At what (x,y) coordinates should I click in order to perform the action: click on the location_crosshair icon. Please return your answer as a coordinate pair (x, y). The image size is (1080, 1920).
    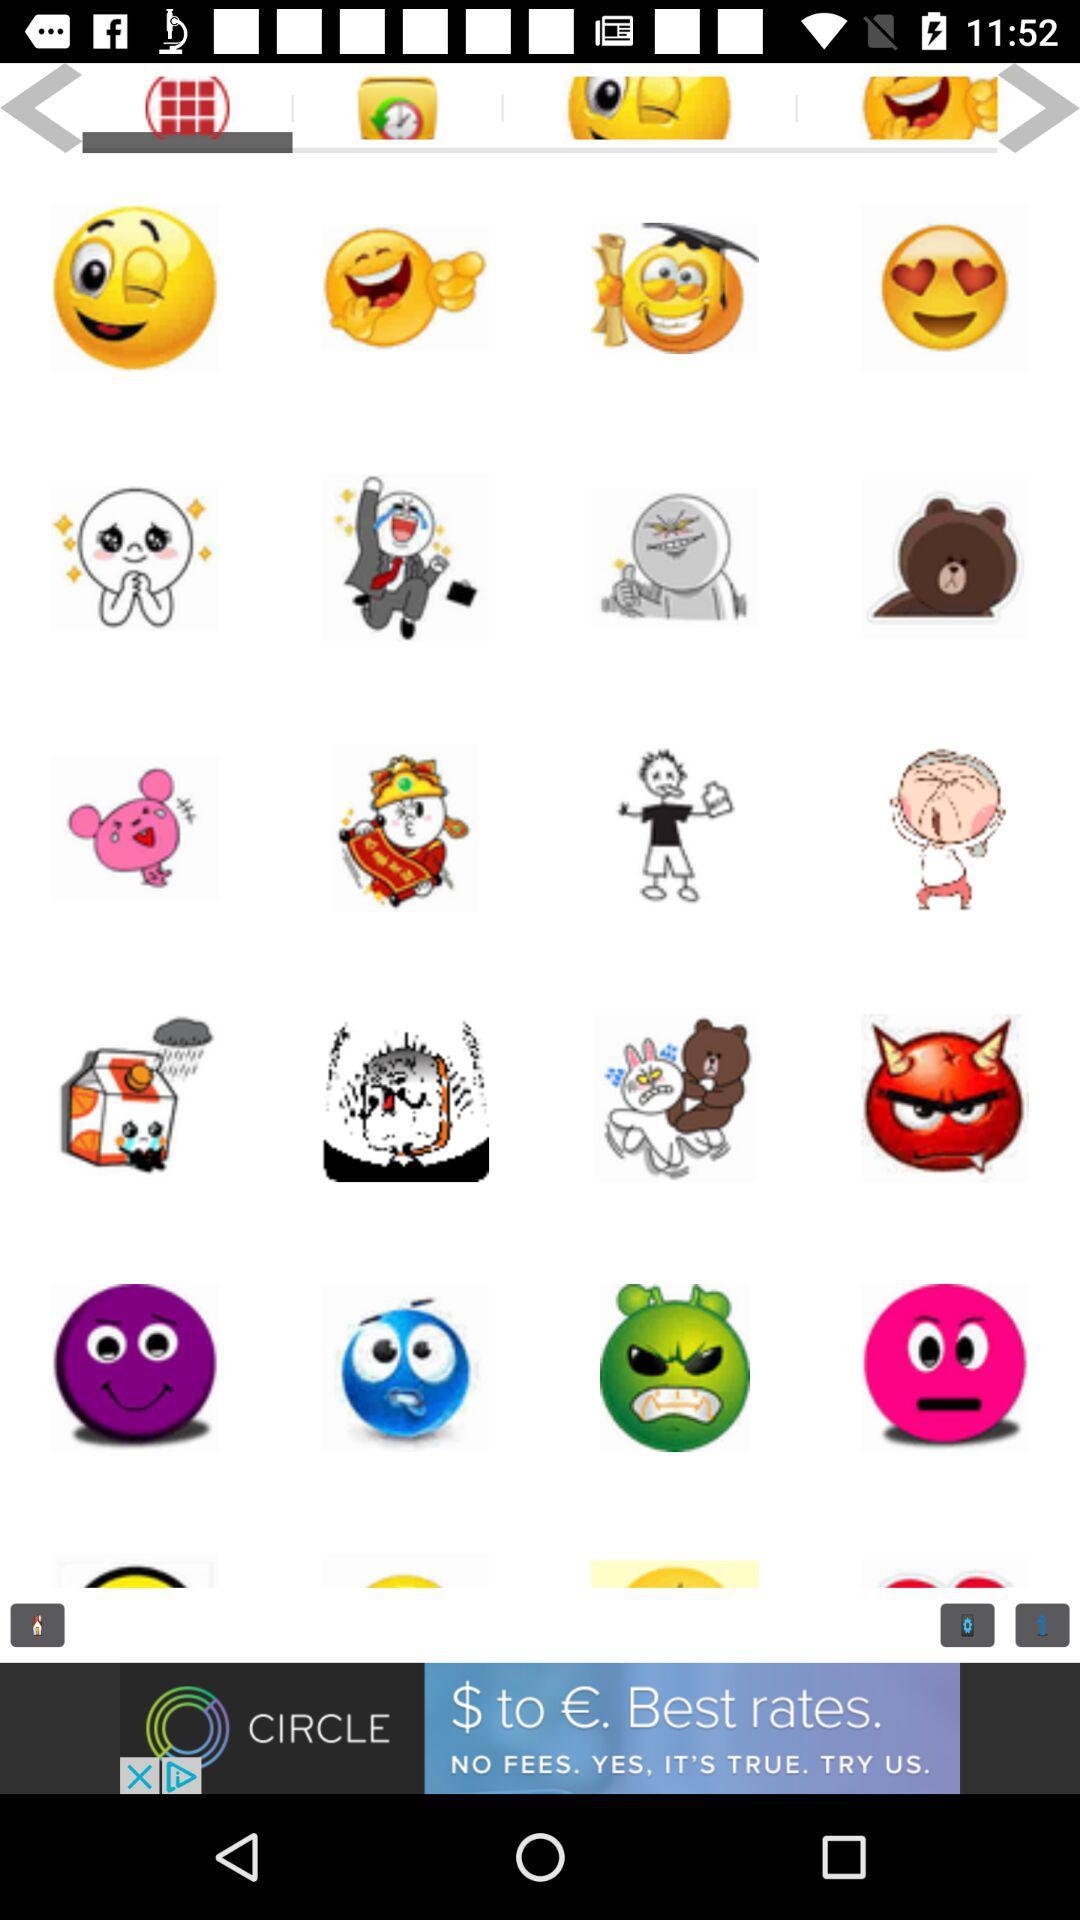
    Looking at the image, I should click on (675, 1544).